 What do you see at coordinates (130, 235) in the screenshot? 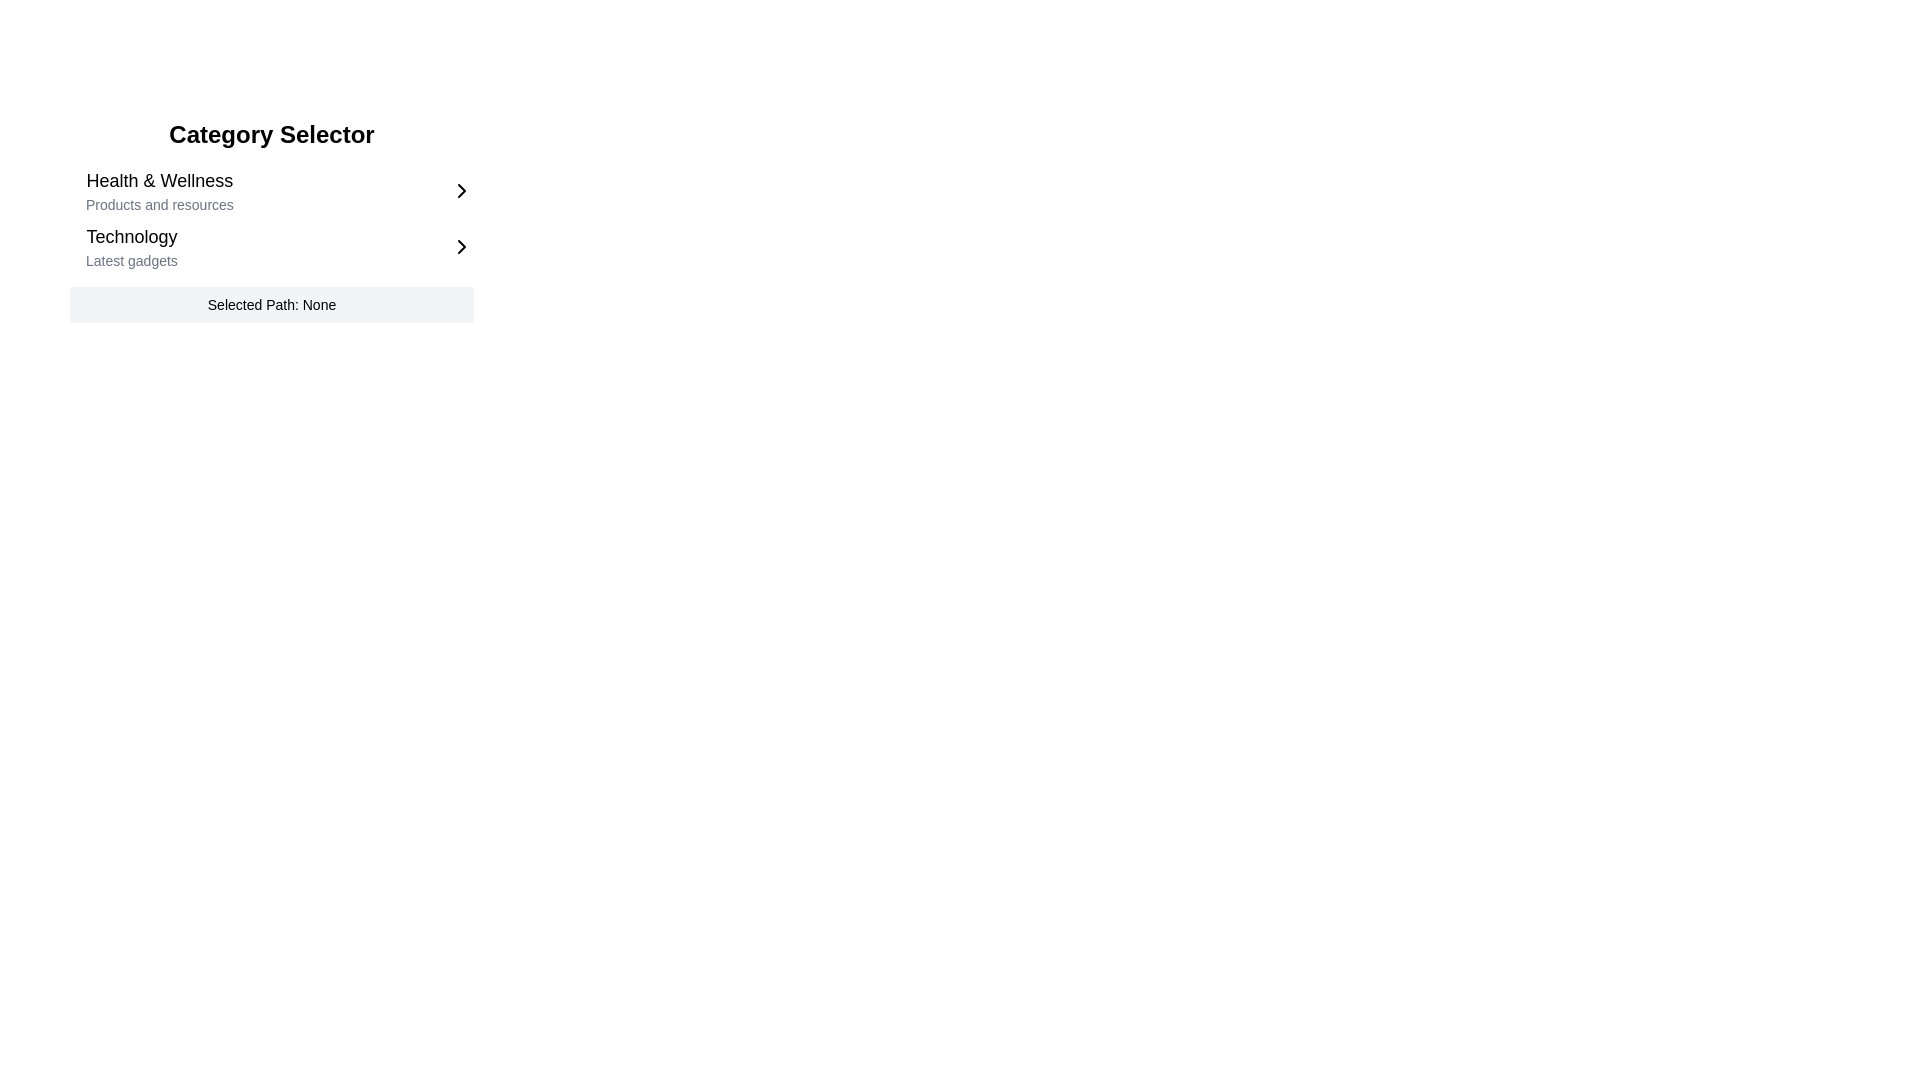
I see `the 'Technology' text label, which is displayed in a bold, medium-large font style, positioned as a category title in the menu list` at bounding box center [130, 235].